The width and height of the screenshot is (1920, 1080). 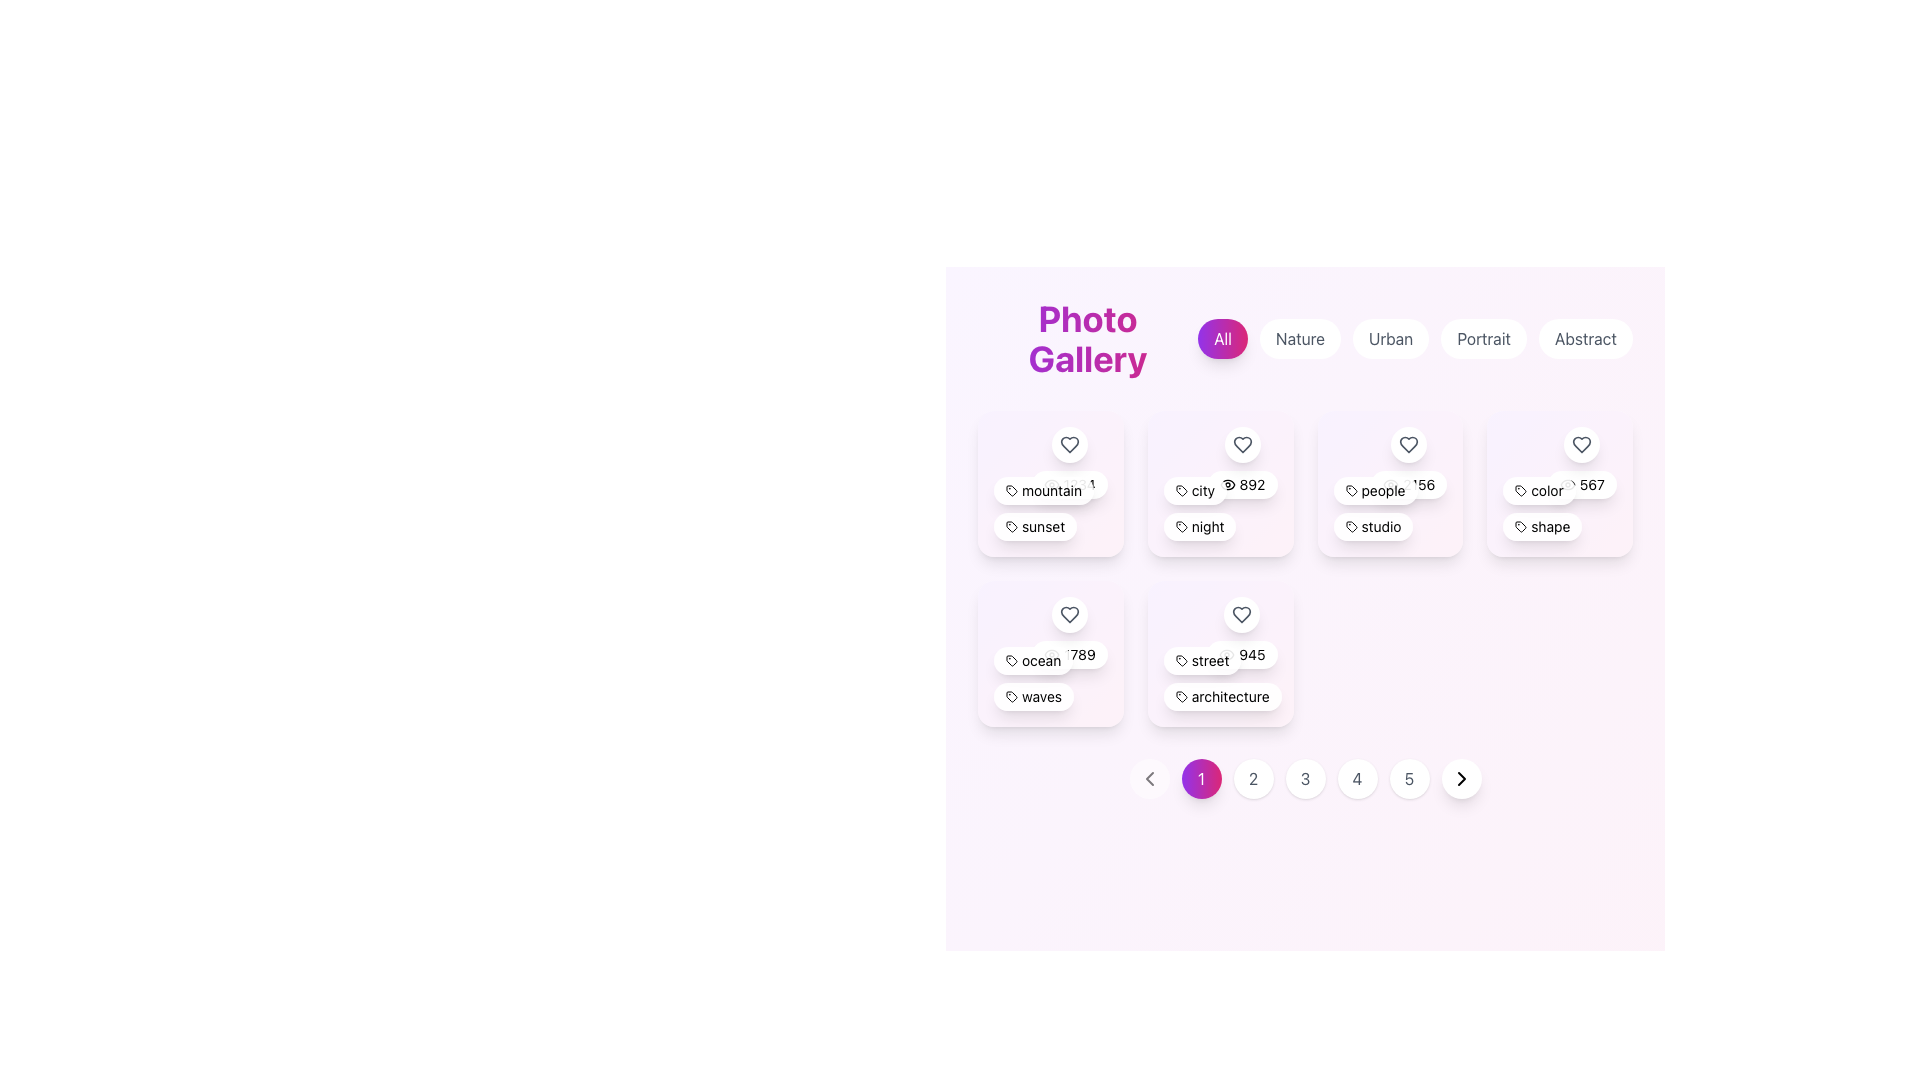 What do you see at coordinates (1043, 490) in the screenshot?
I see `the first tag or label element located in the first row of tags within the first card of the grid layout, positioned above the tag labeled 'sunset'` at bounding box center [1043, 490].